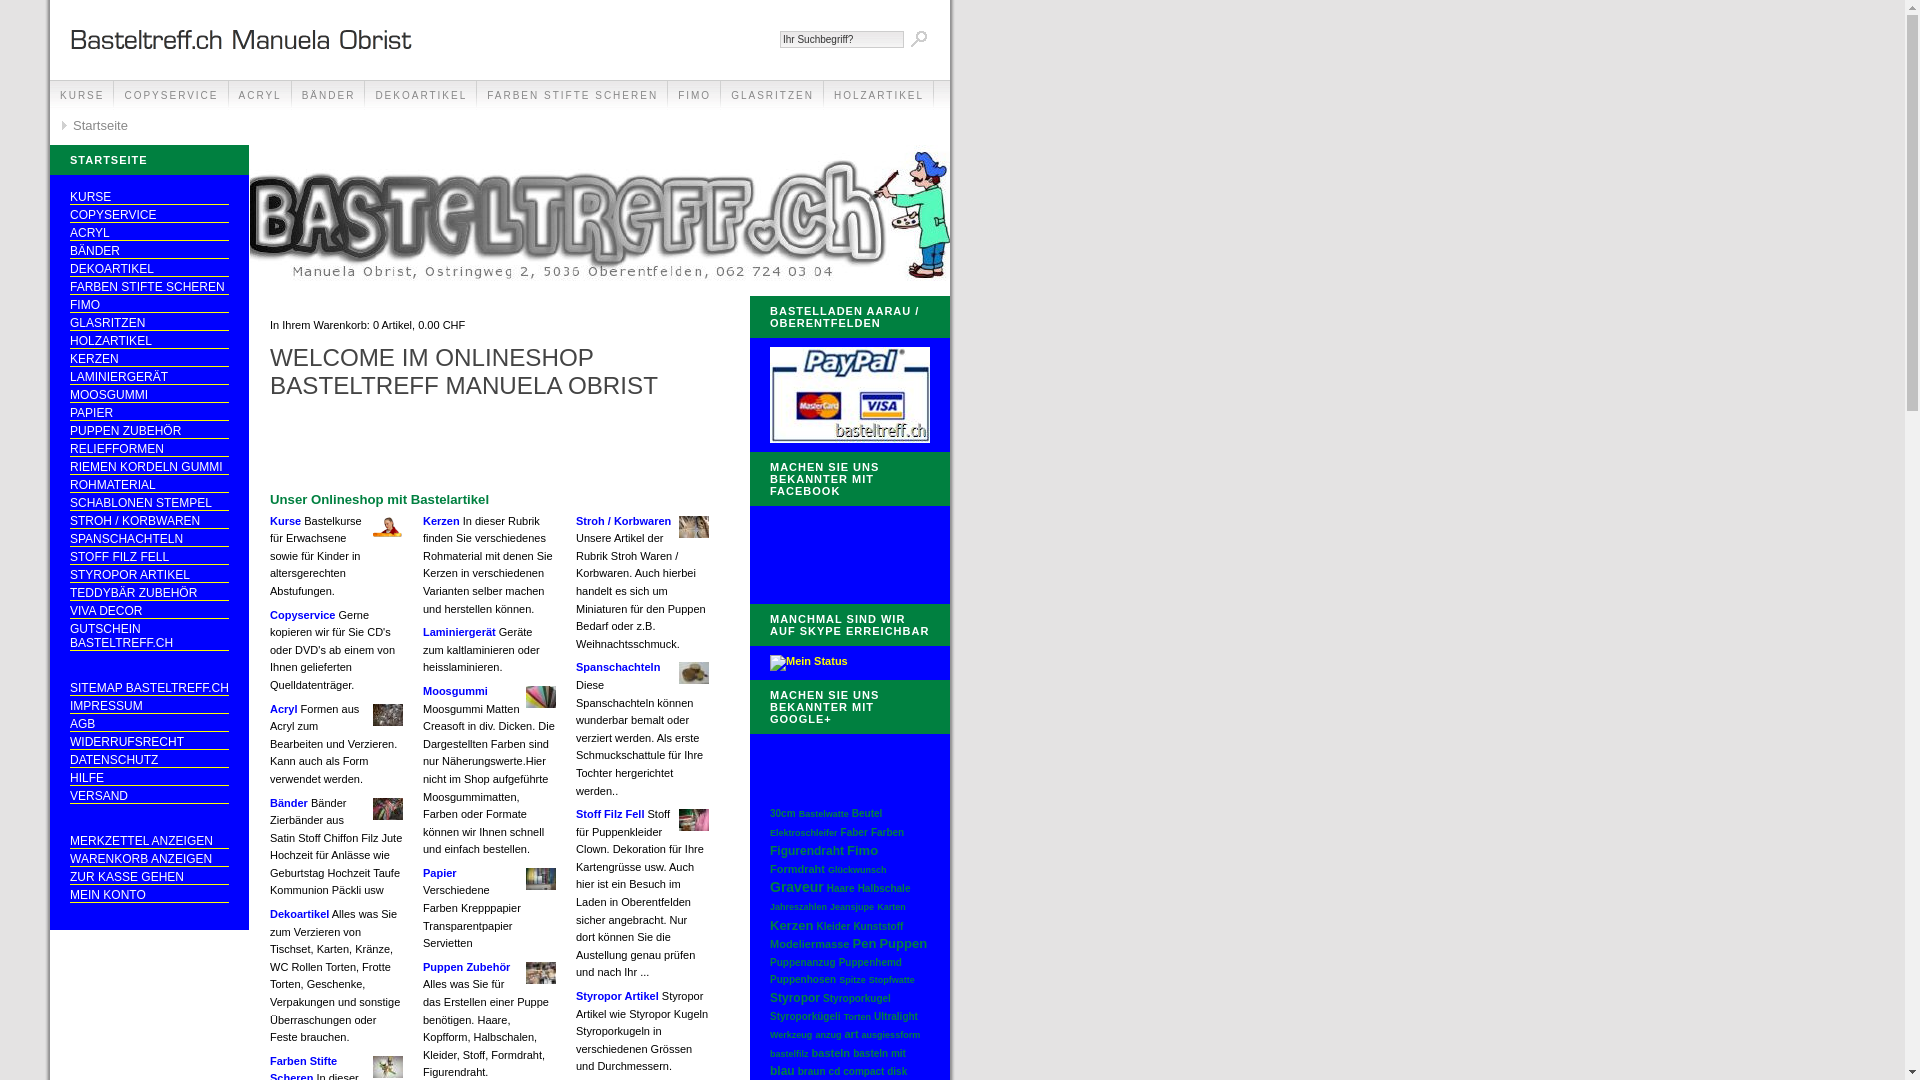 The image size is (1920, 1080). What do you see at coordinates (870, 961) in the screenshot?
I see `'Puppenhemd'` at bounding box center [870, 961].